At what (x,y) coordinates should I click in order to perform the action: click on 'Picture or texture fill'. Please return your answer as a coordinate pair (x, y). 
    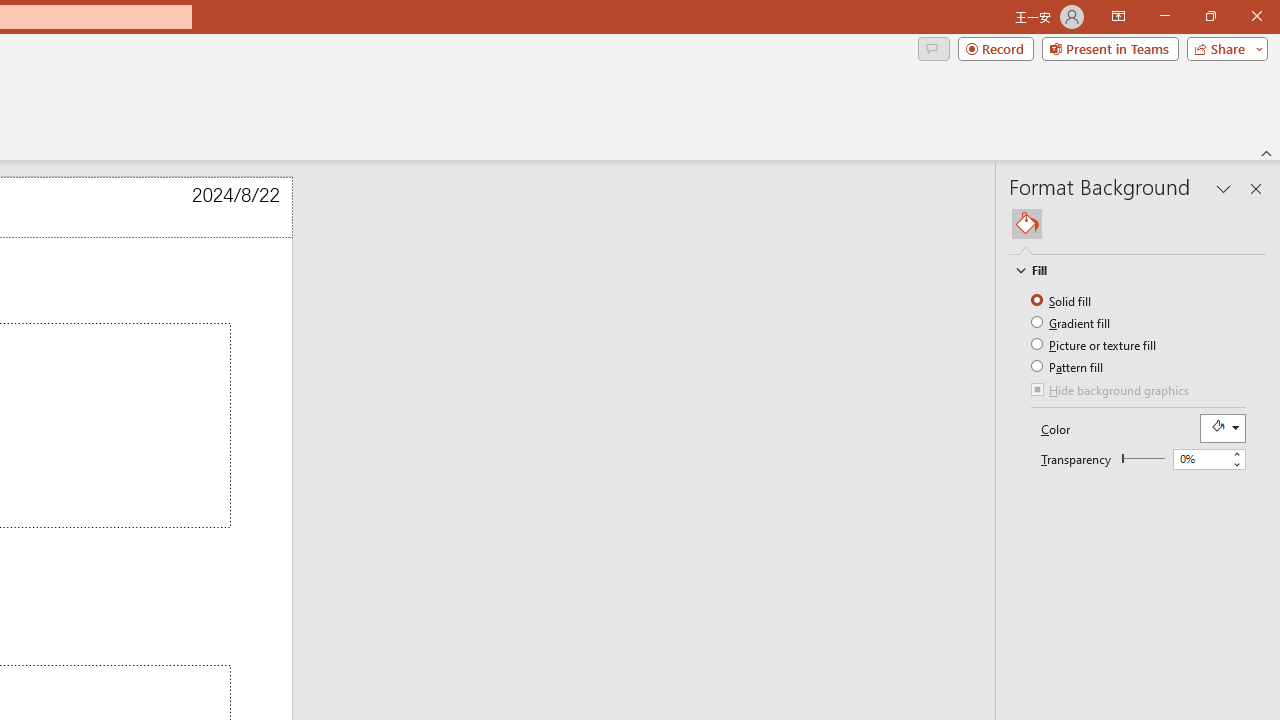
    Looking at the image, I should click on (1094, 343).